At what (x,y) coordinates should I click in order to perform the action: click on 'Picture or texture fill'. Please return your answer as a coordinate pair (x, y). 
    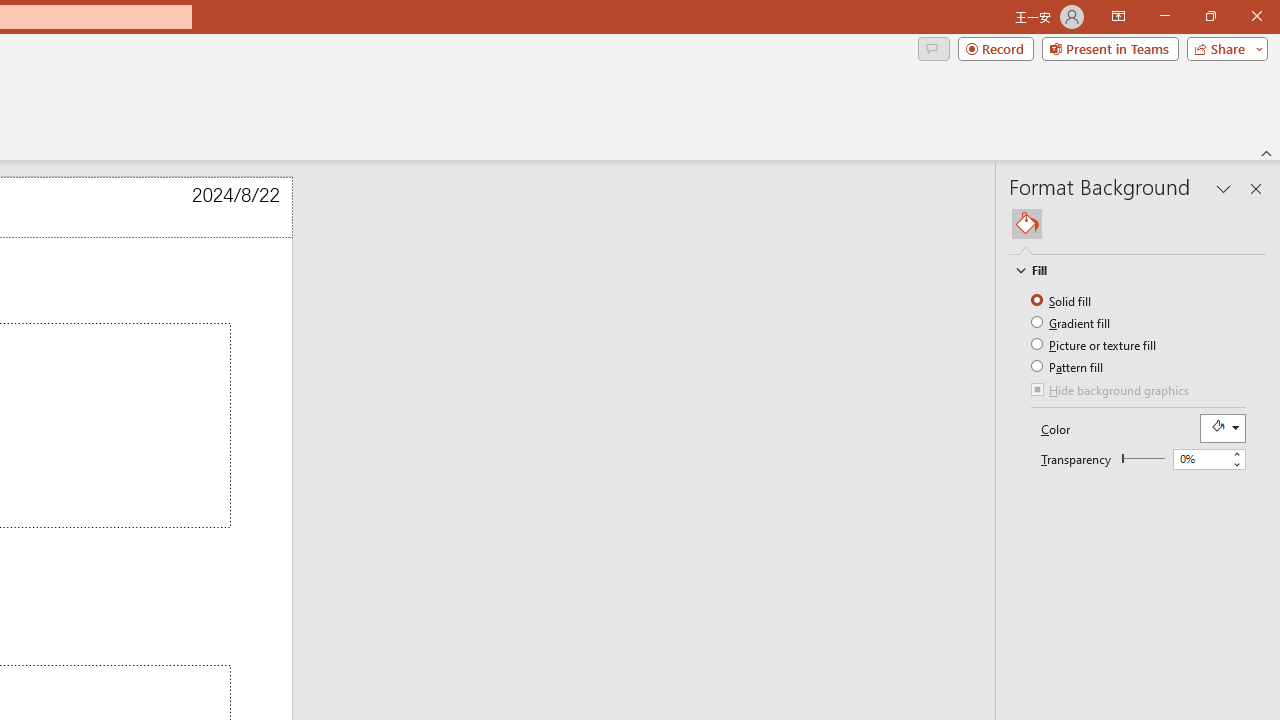
    Looking at the image, I should click on (1094, 343).